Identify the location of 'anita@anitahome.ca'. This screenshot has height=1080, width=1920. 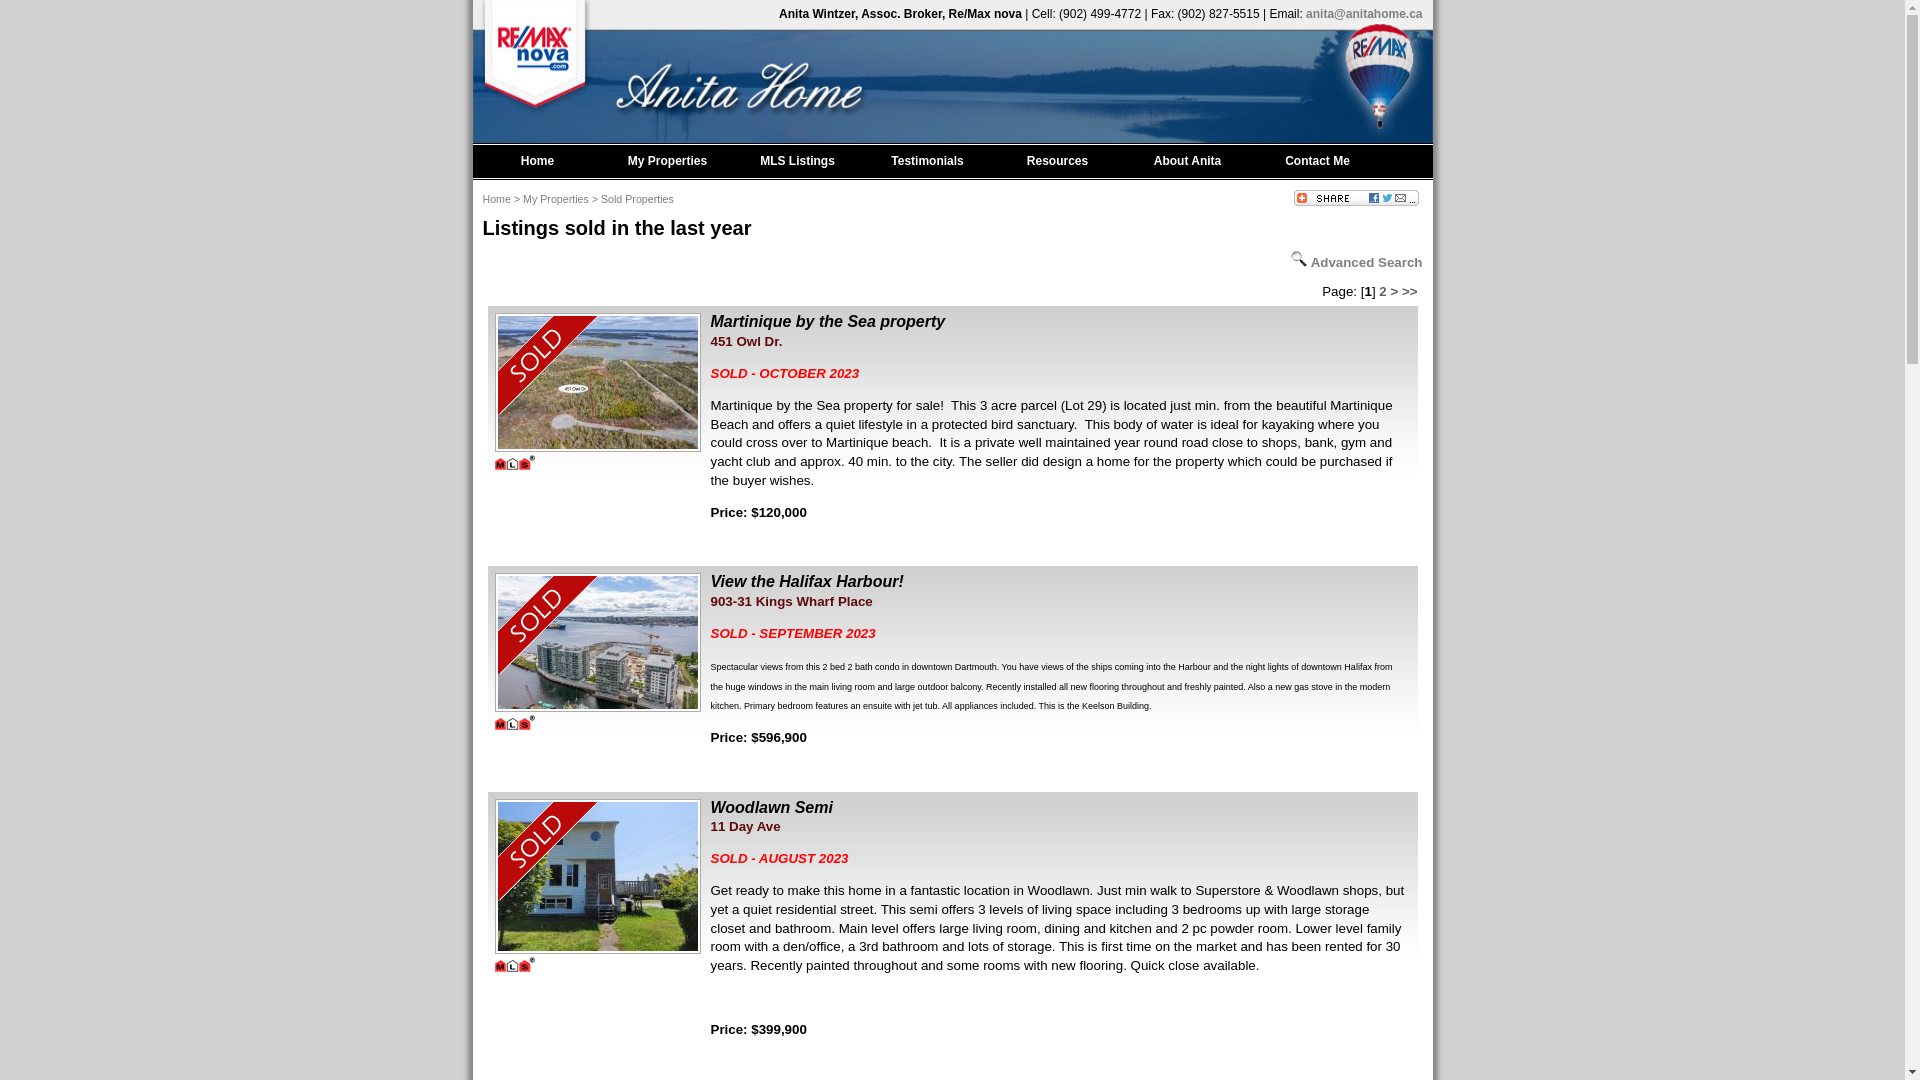
(1362, 14).